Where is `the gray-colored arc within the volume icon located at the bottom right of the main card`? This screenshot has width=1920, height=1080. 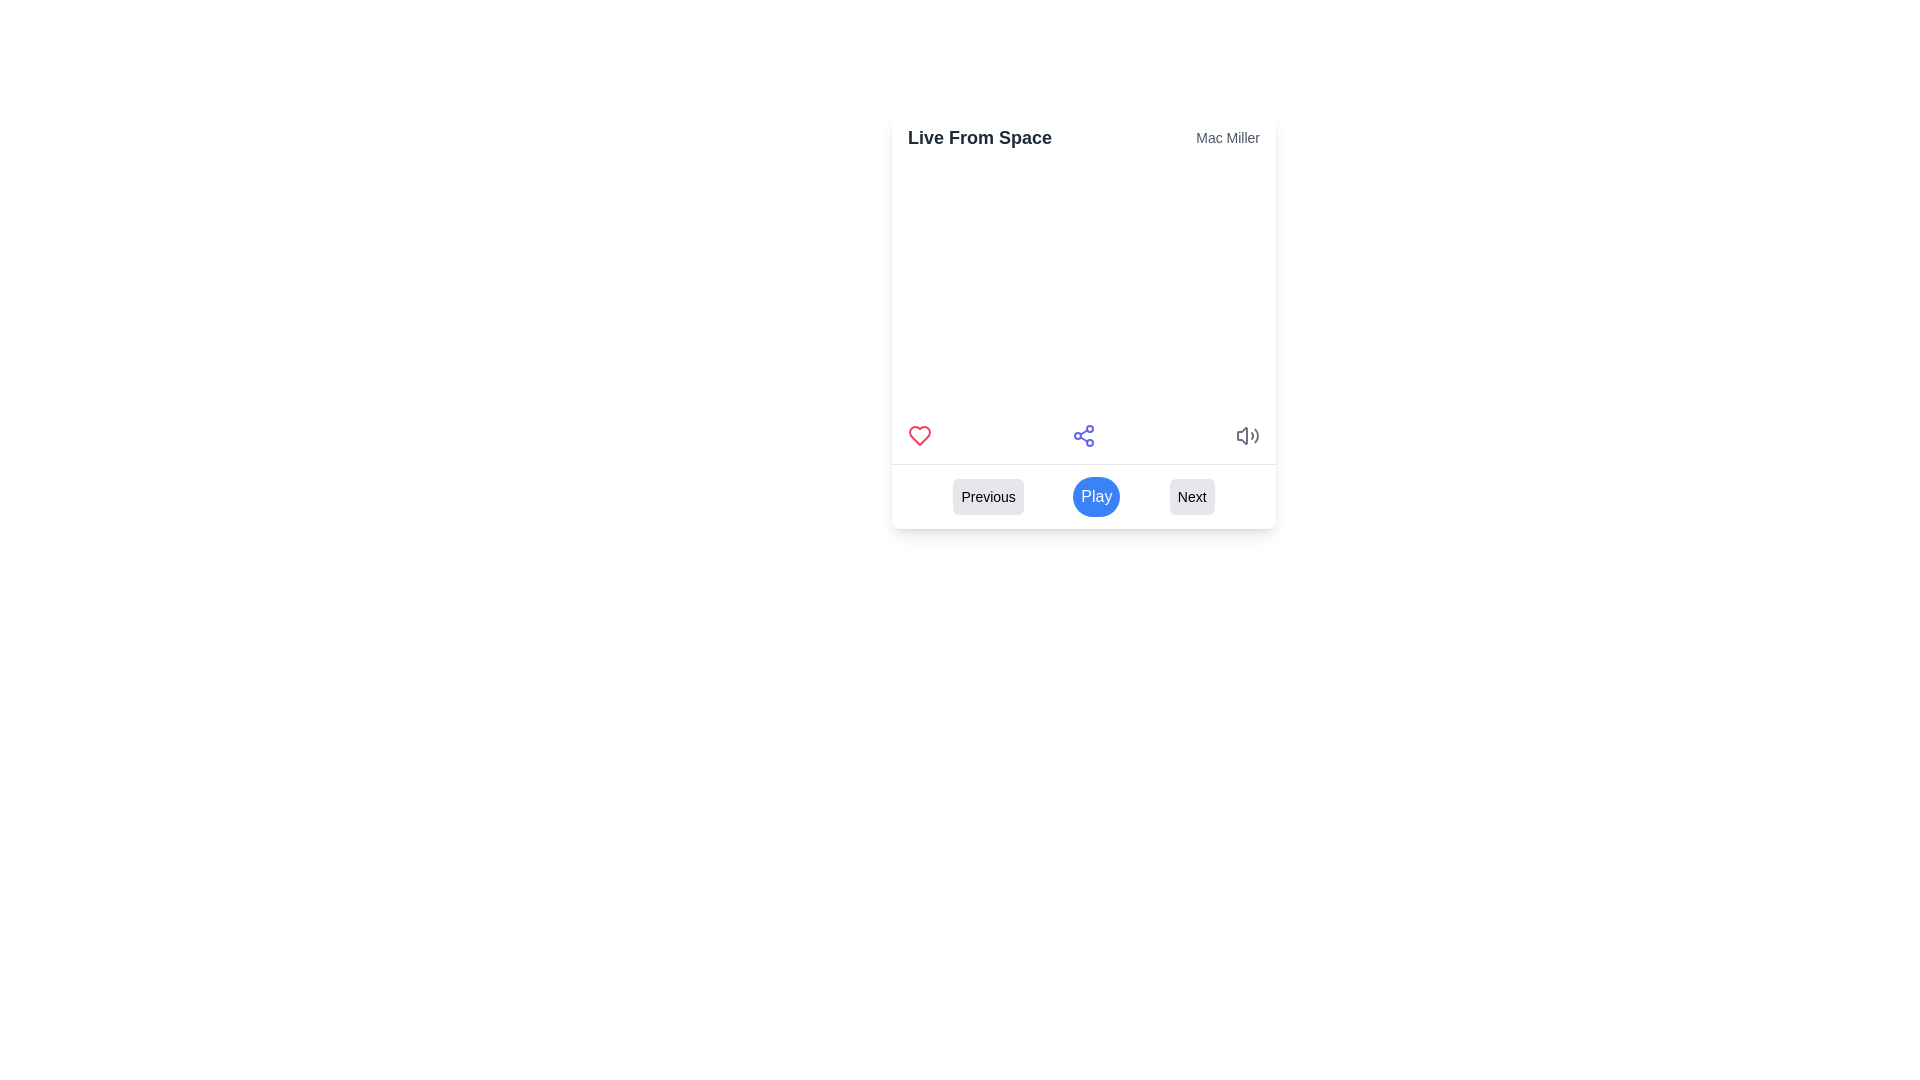
the gray-colored arc within the volume icon located at the bottom right of the main card is located at coordinates (1255, 434).